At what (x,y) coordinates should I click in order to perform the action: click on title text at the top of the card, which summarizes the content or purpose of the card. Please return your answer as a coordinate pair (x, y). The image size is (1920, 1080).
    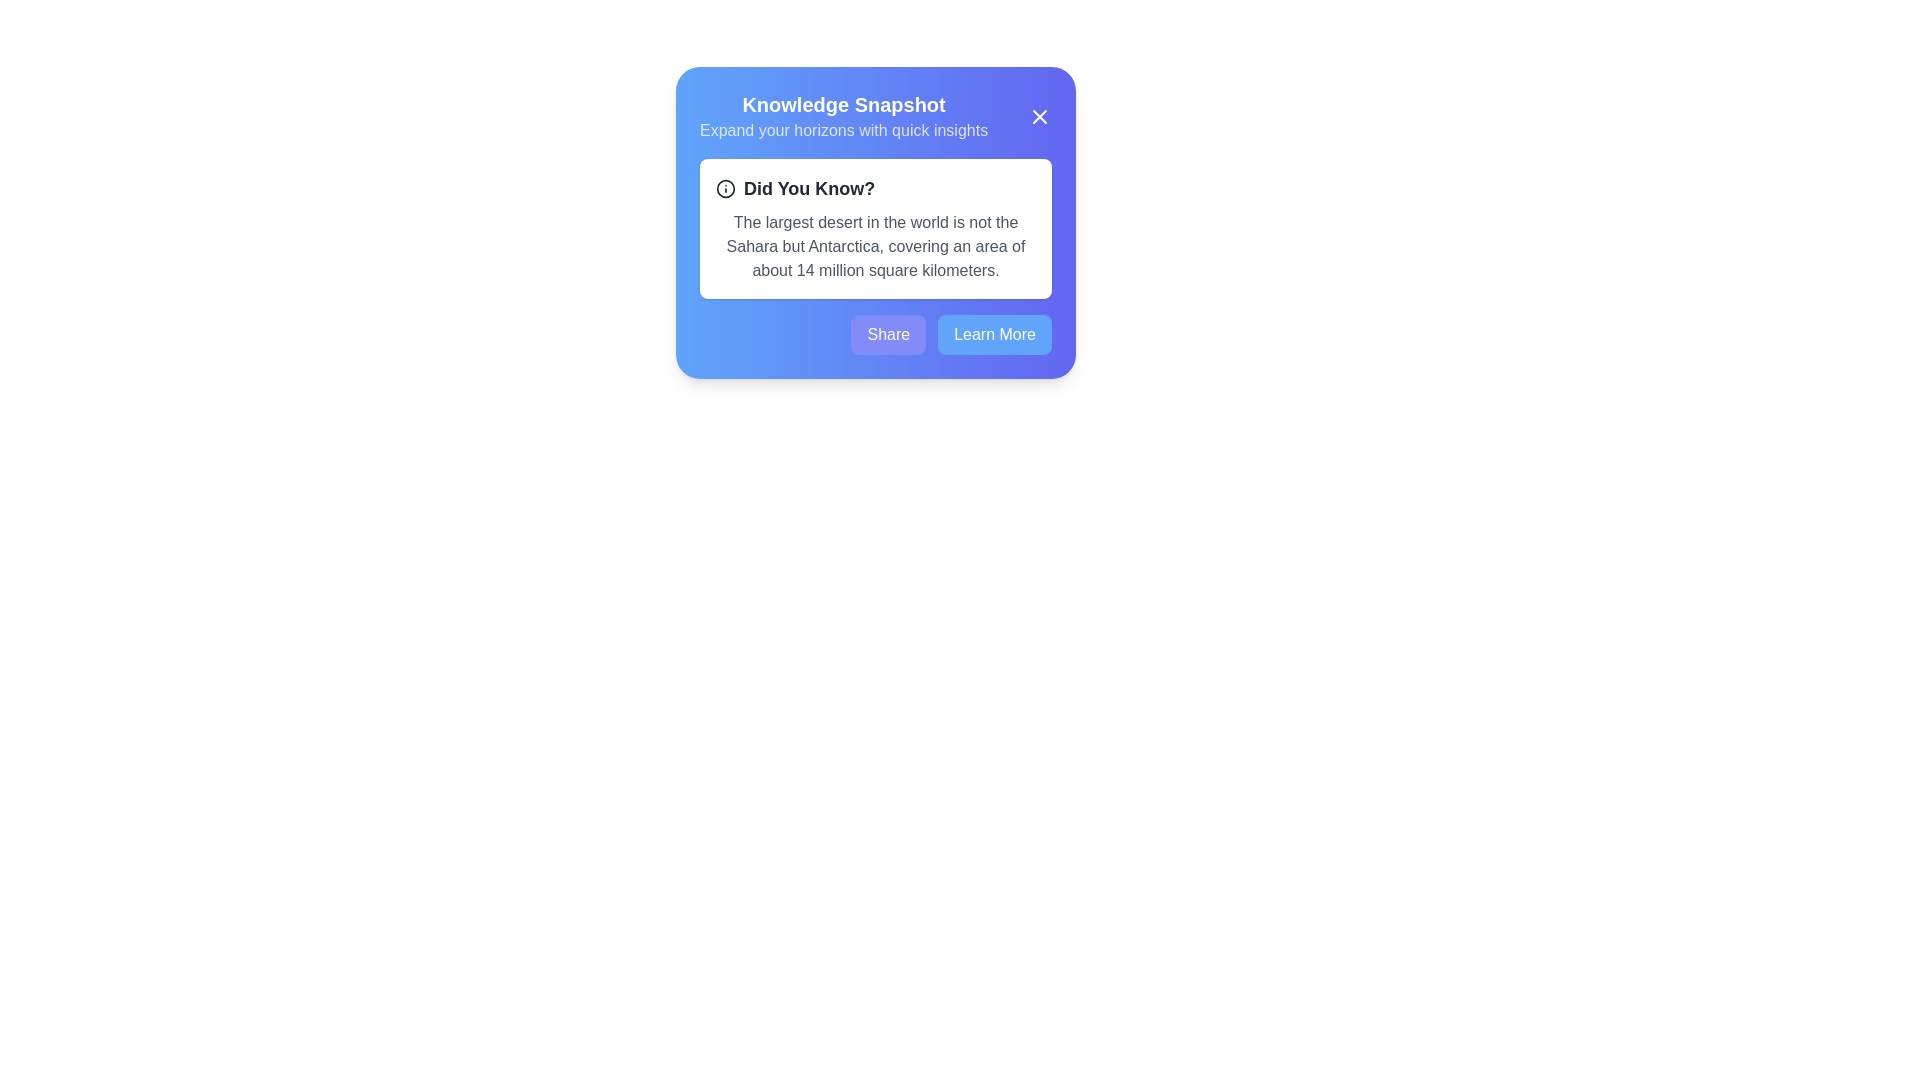
    Looking at the image, I should click on (844, 104).